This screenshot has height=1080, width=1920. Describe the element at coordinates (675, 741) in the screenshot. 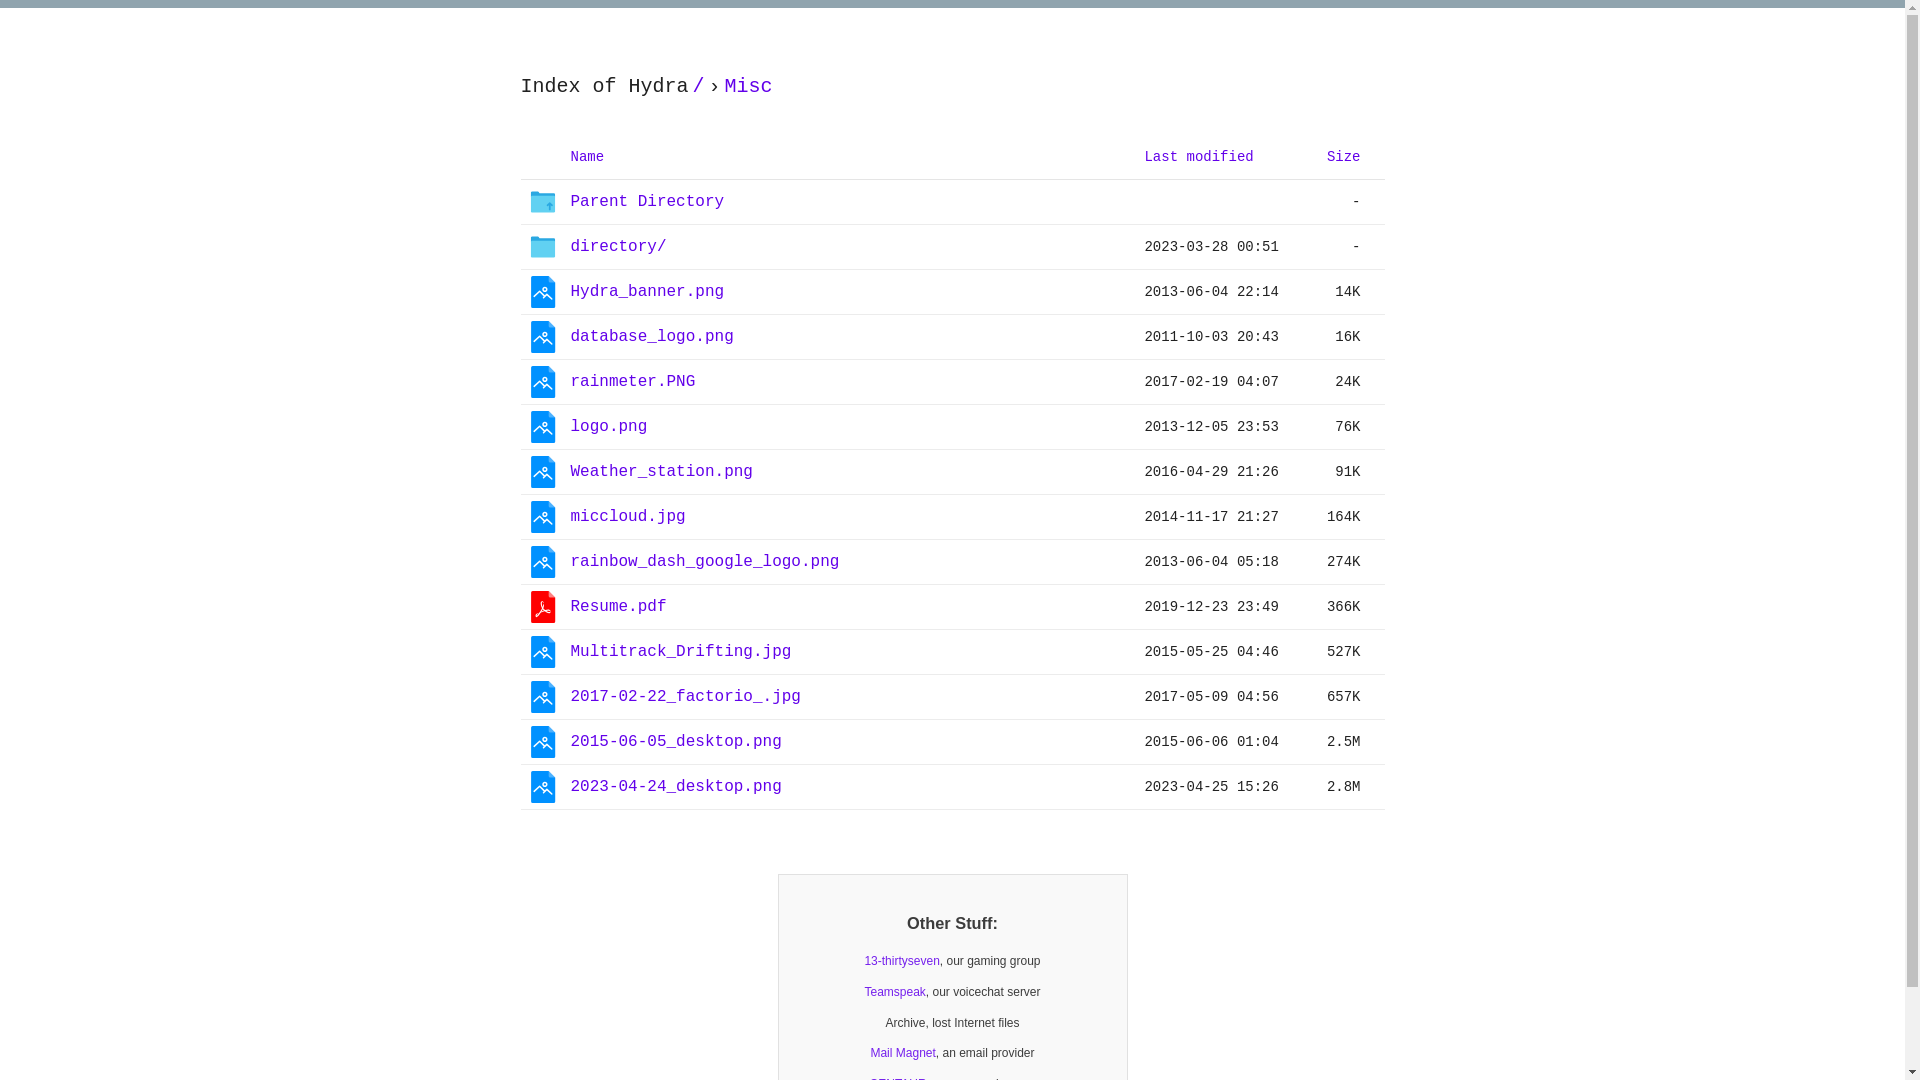

I see `'2015-06-05_desktop.png'` at that location.